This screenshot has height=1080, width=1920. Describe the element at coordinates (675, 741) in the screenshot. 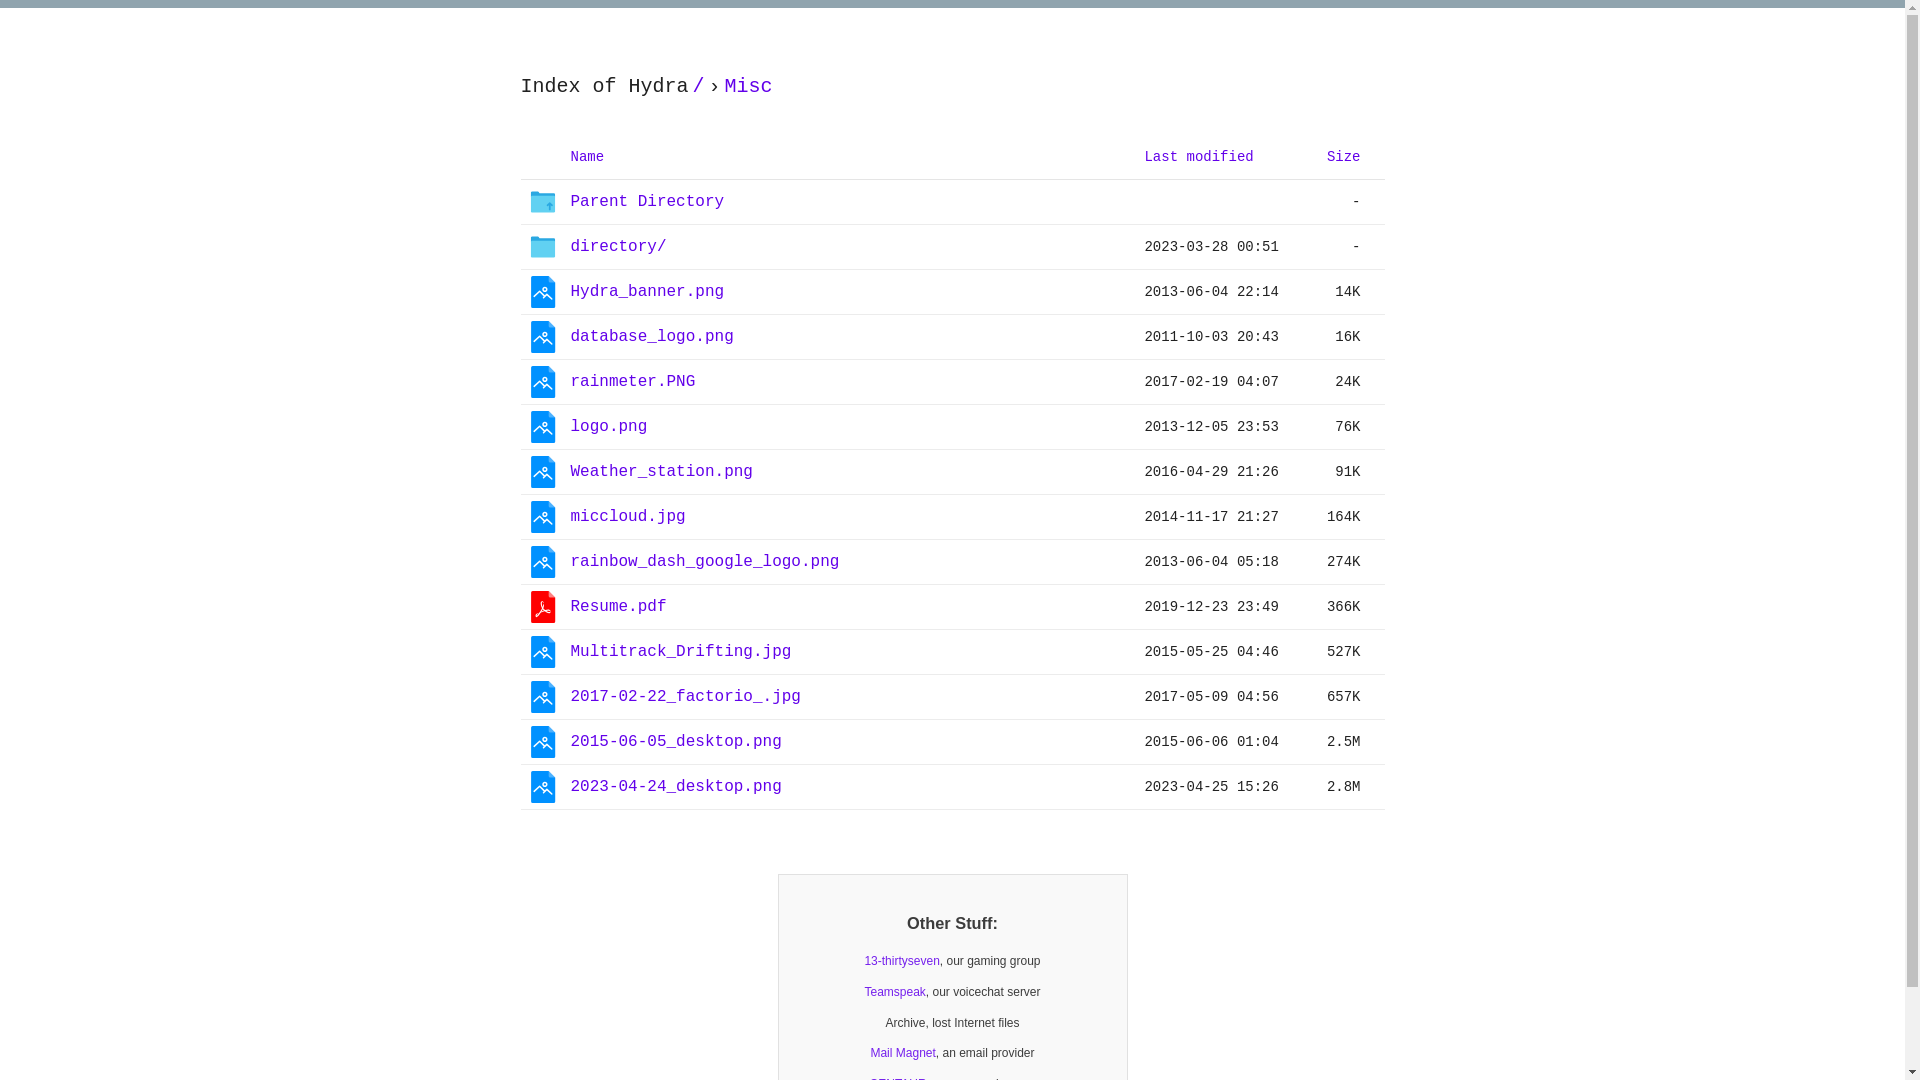

I see `'2015-06-05_desktop.png'` at that location.